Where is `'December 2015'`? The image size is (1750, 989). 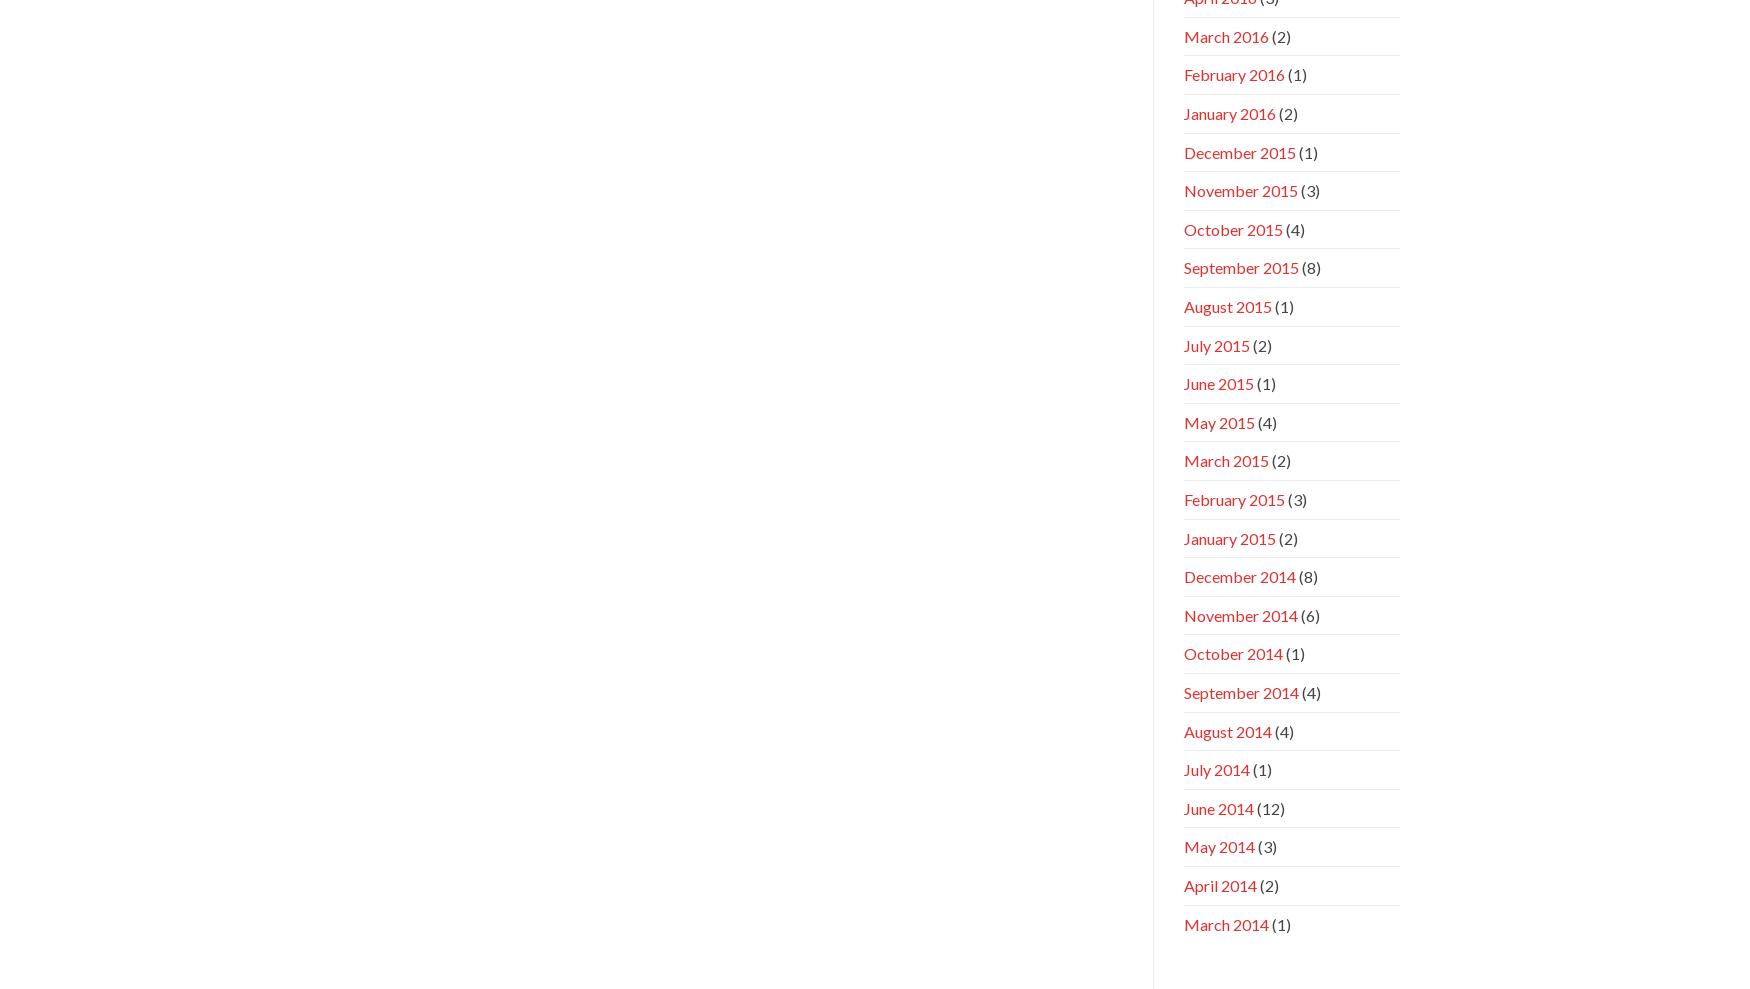 'December 2015' is located at coordinates (1239, 150).